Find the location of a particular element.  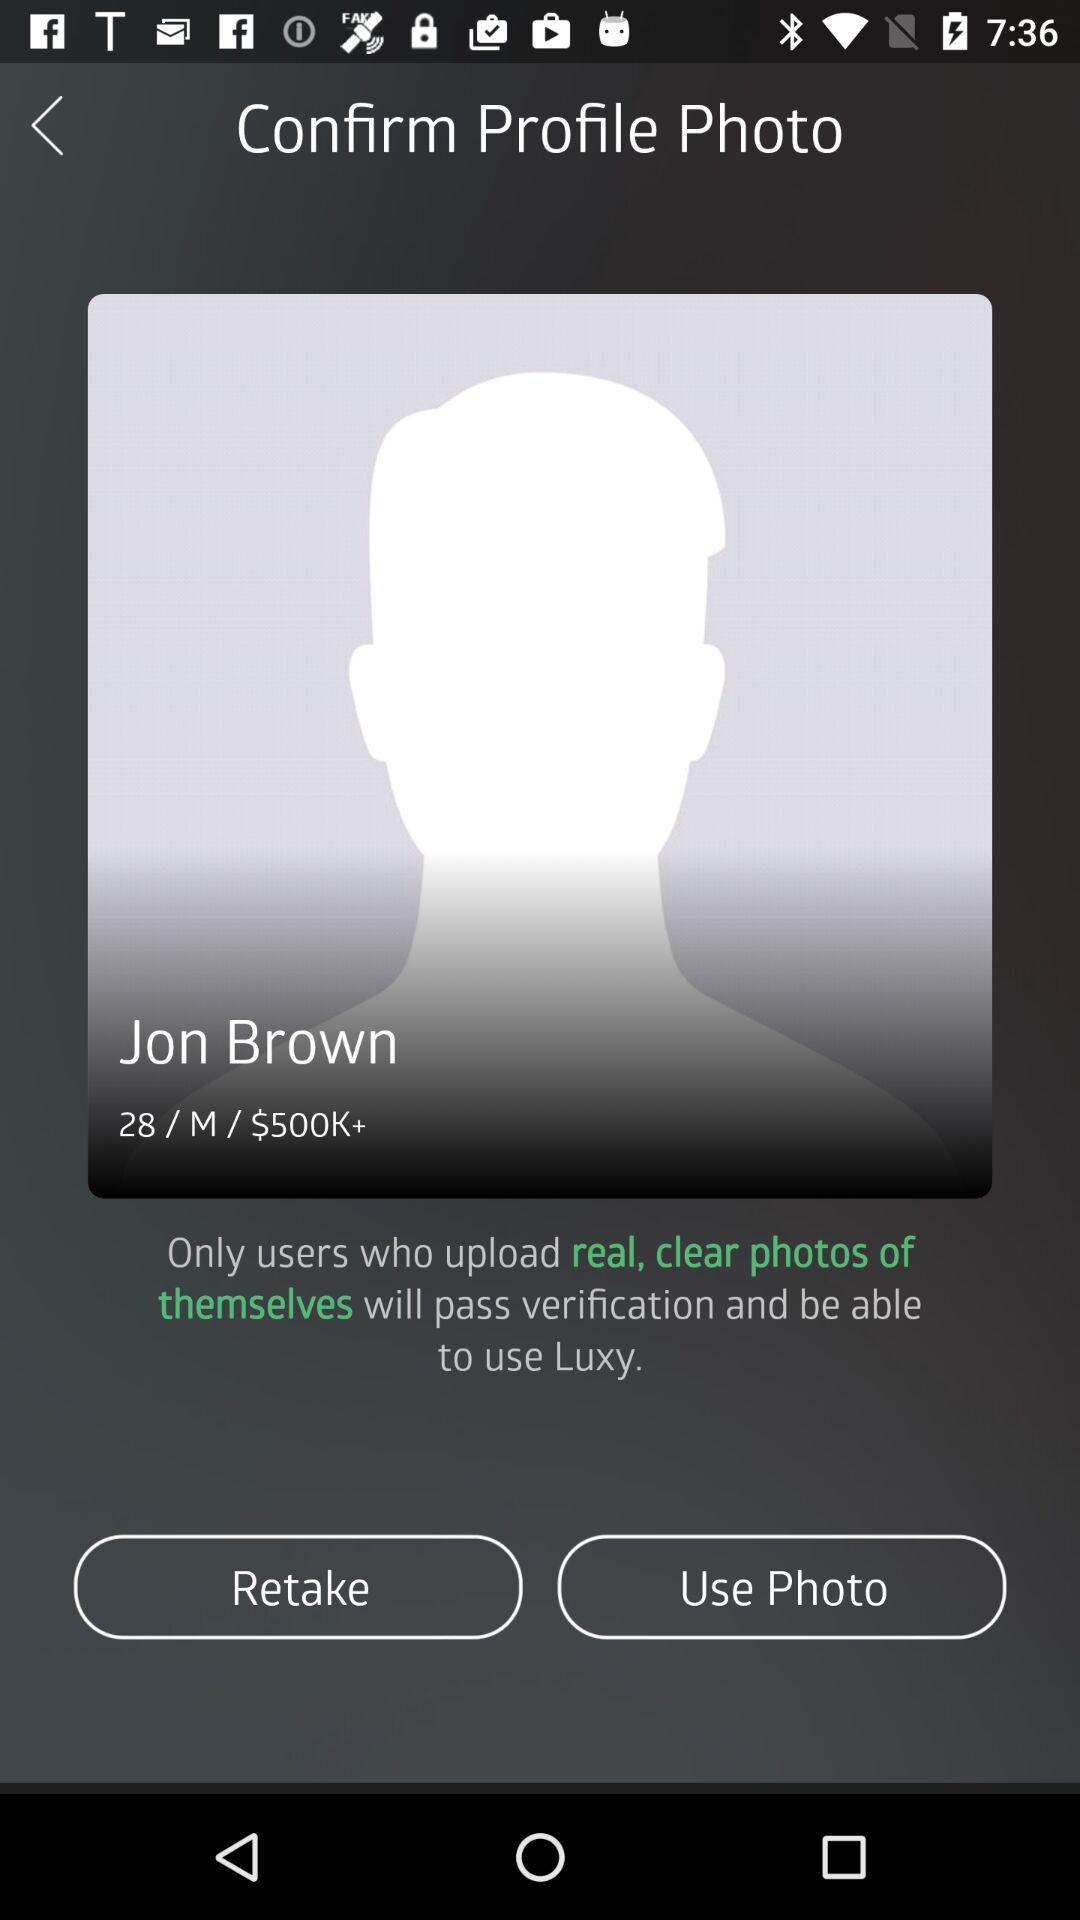

only users who icon is located at coordinates (540, 1302).